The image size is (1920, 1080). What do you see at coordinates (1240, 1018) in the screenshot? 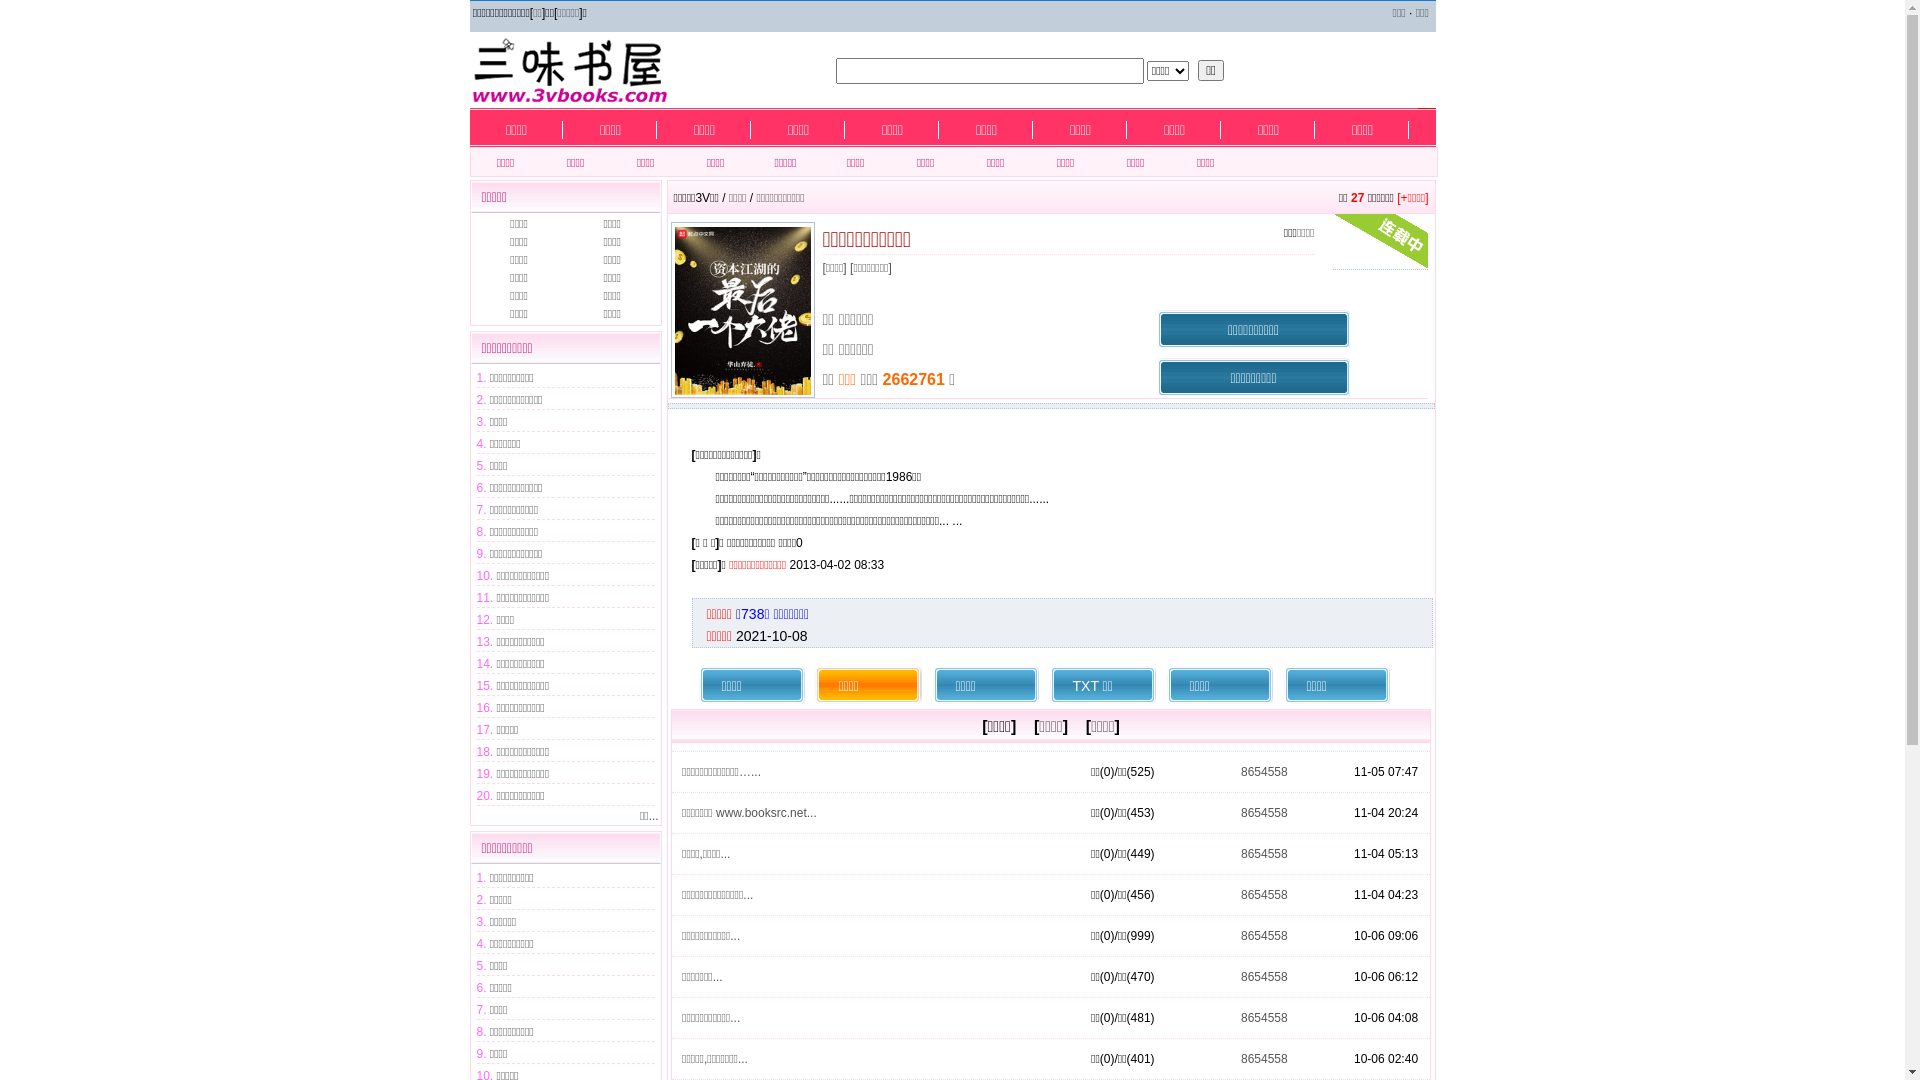
I see `'8654558'` at bounding box center [1240, 1018].